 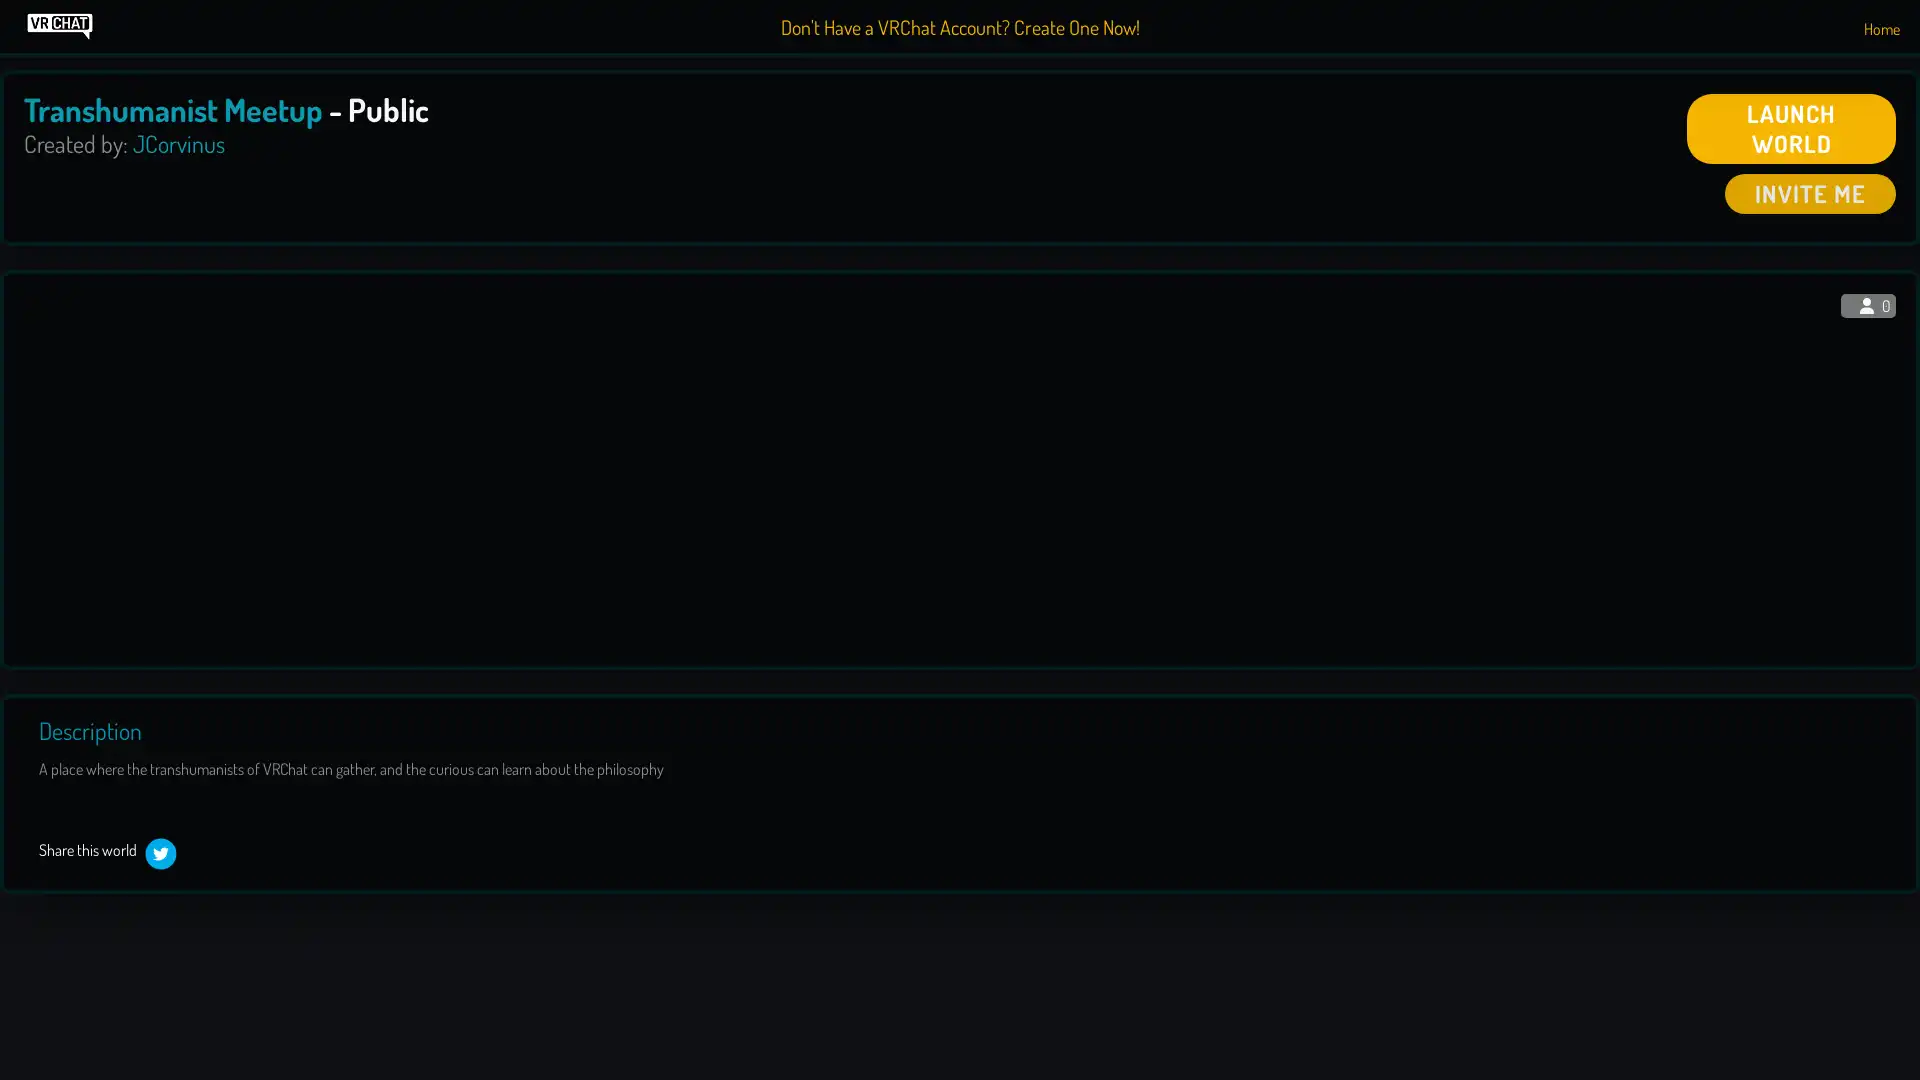 What do you see at coordinates (1810, 193) in the screenshot?
I see `INVITE ME` at bounding box center [1810, 193].